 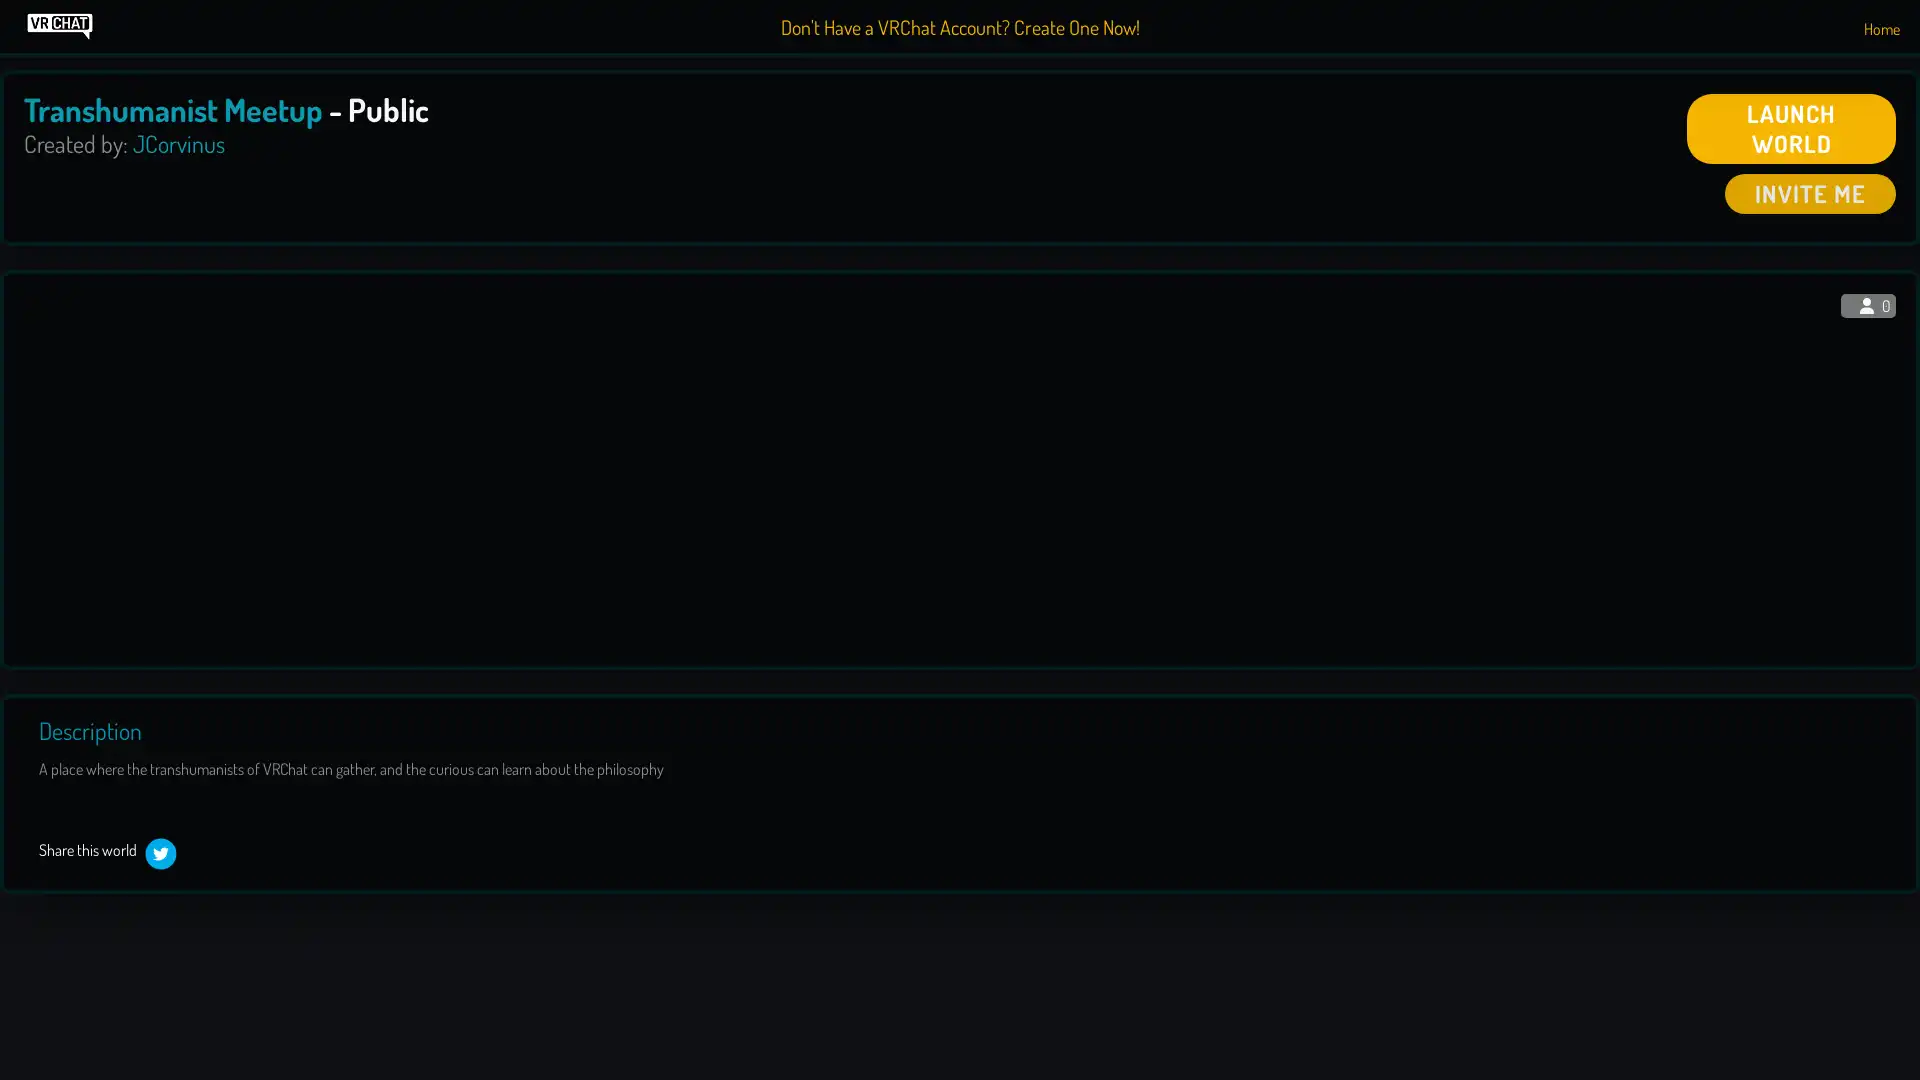 What do you see at coordinates (1810, 193) in the screenshot?
I see `INVITE ME` at bounding box center [1810, 193].